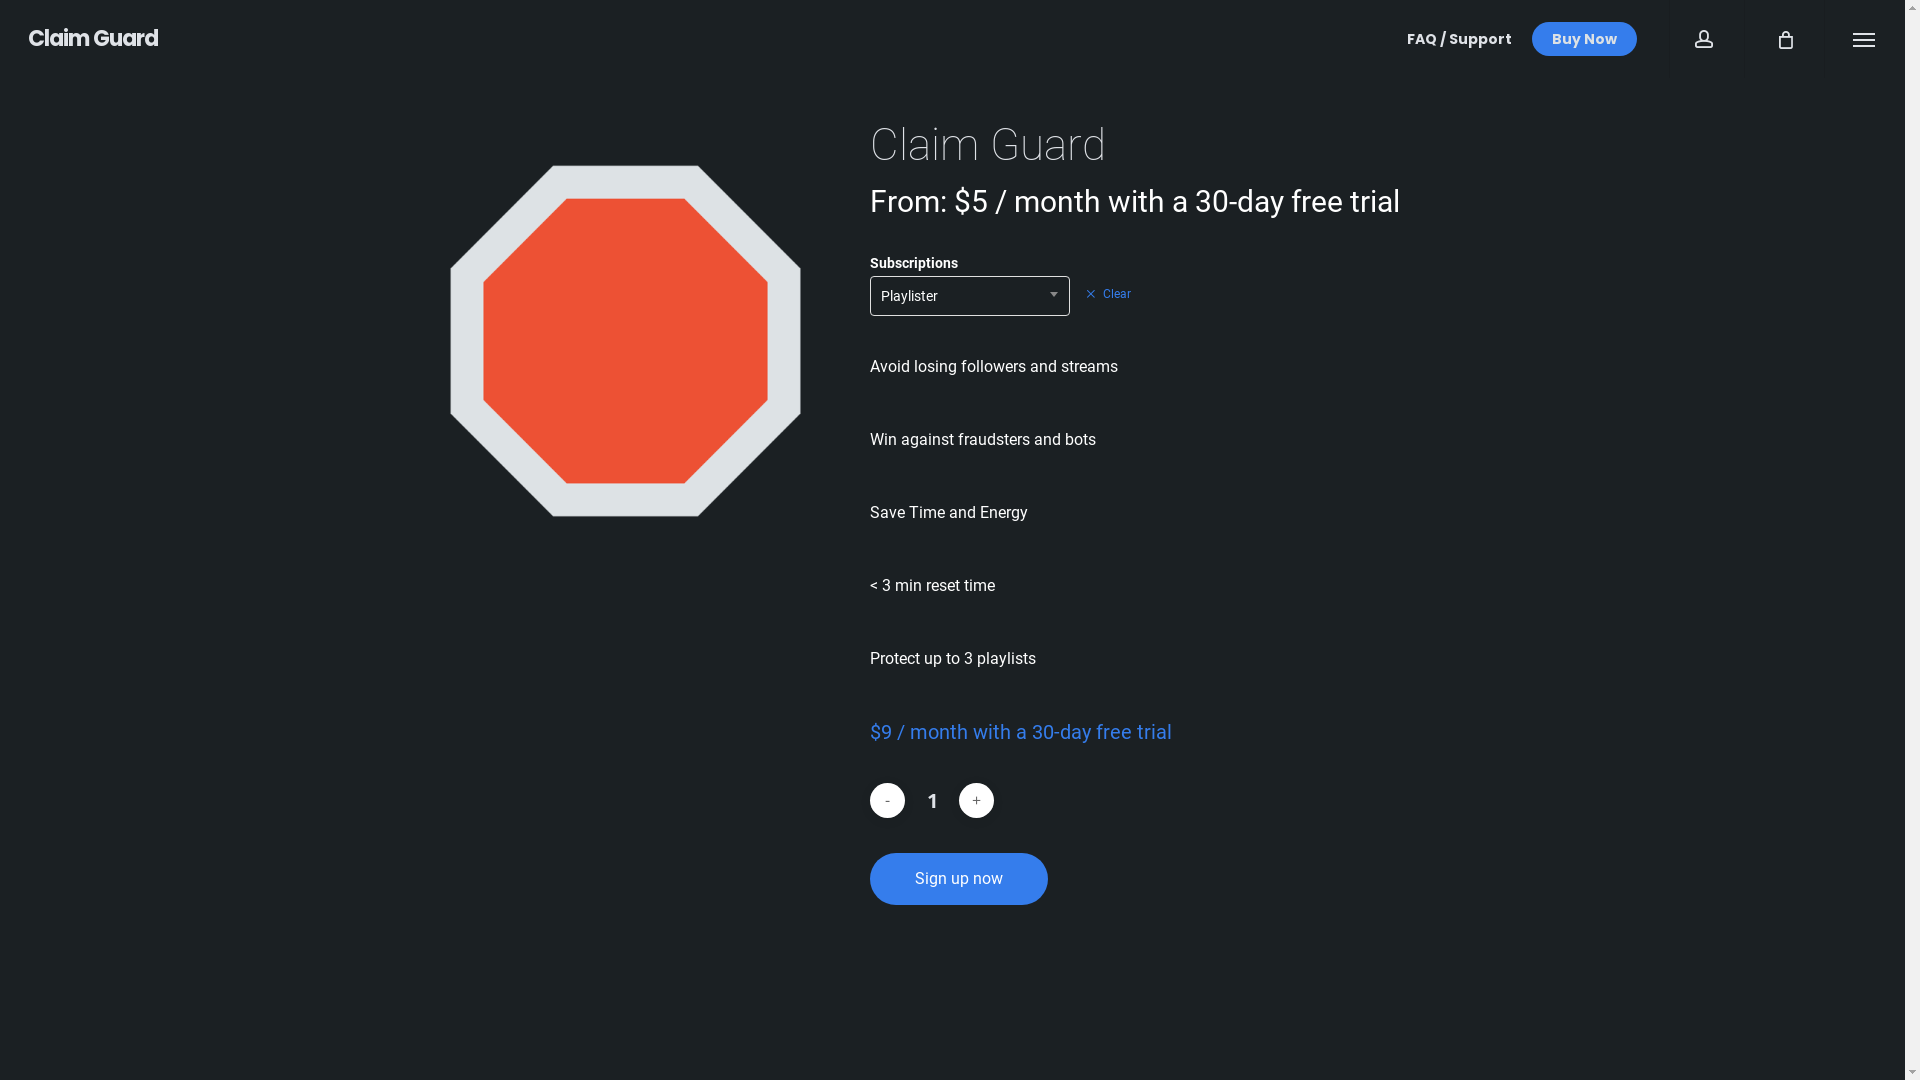 The height and width of the screenshot is (1080, 1920). Describe the element at coordinates (1459, 38) in the screenshot. I see `'FAQ / Support'` at that location.